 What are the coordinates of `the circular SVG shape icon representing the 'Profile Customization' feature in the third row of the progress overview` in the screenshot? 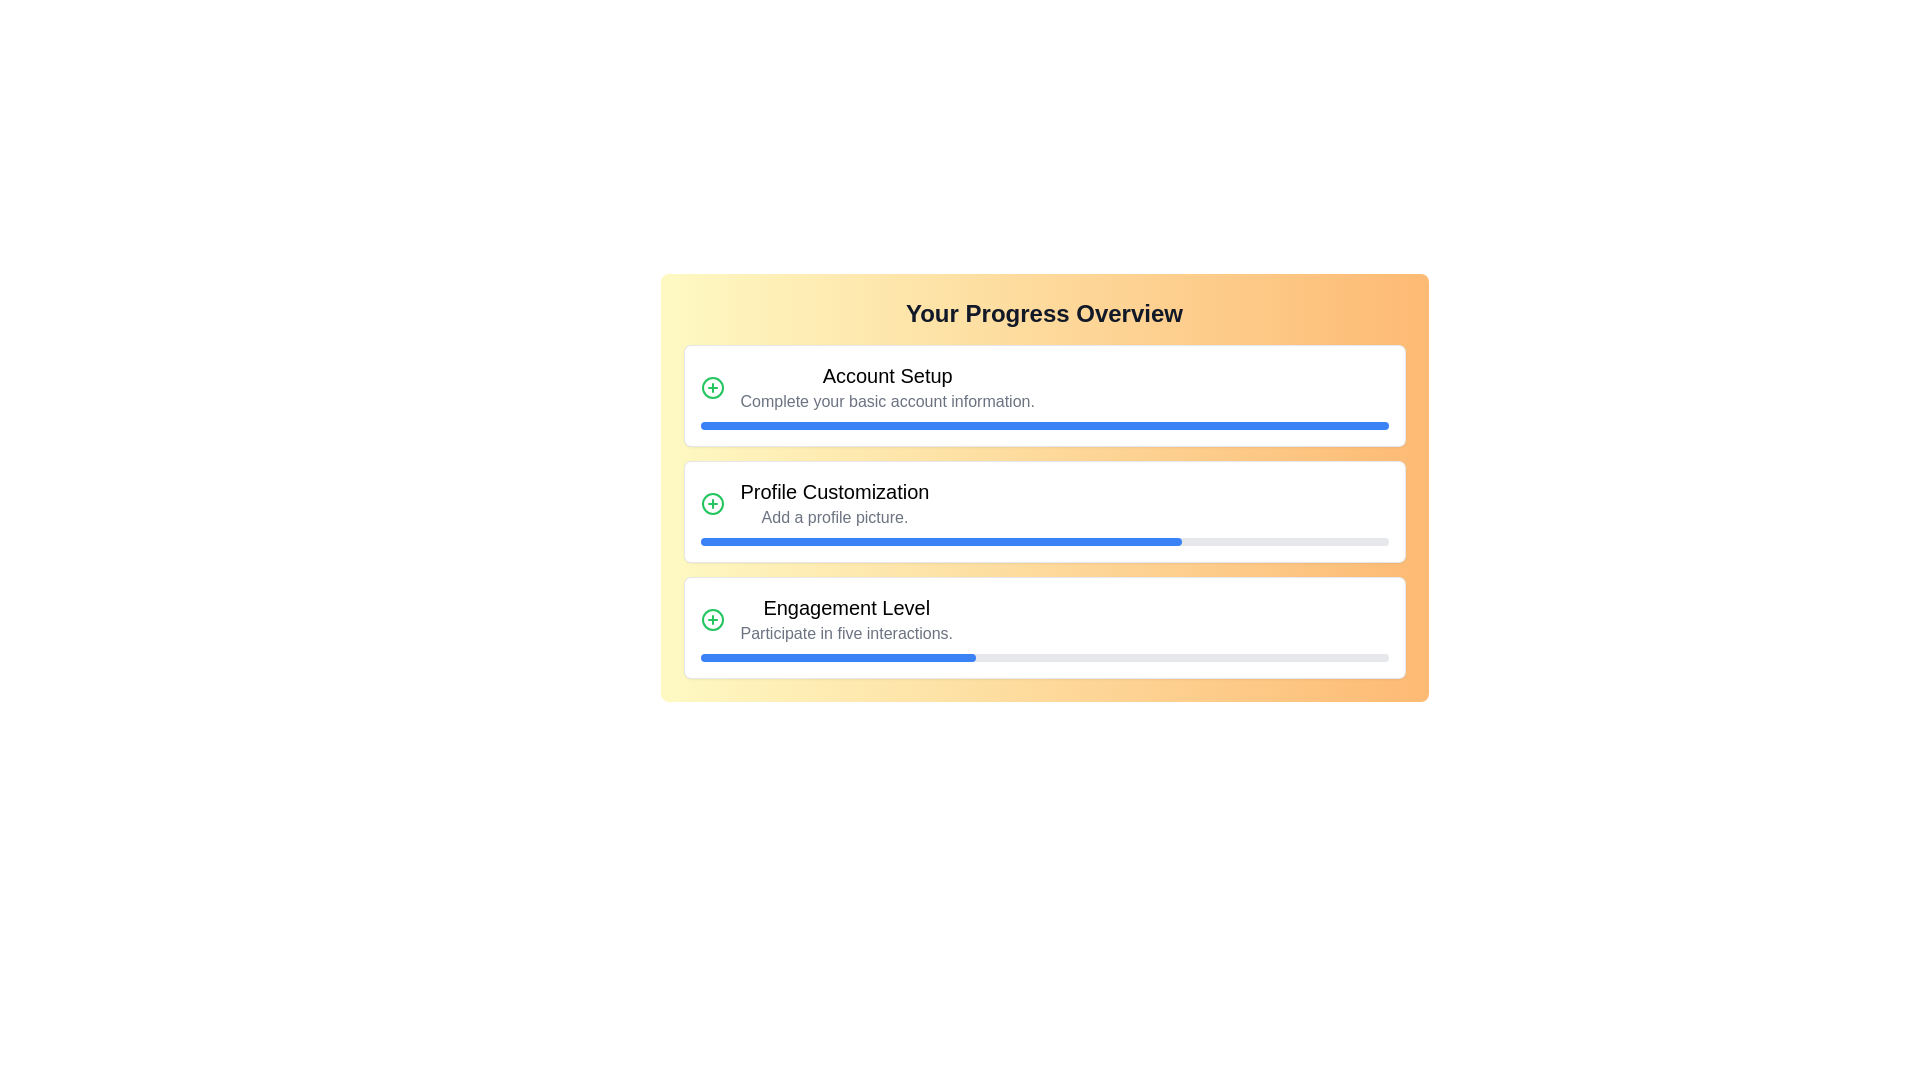 It's located at (712, 503).